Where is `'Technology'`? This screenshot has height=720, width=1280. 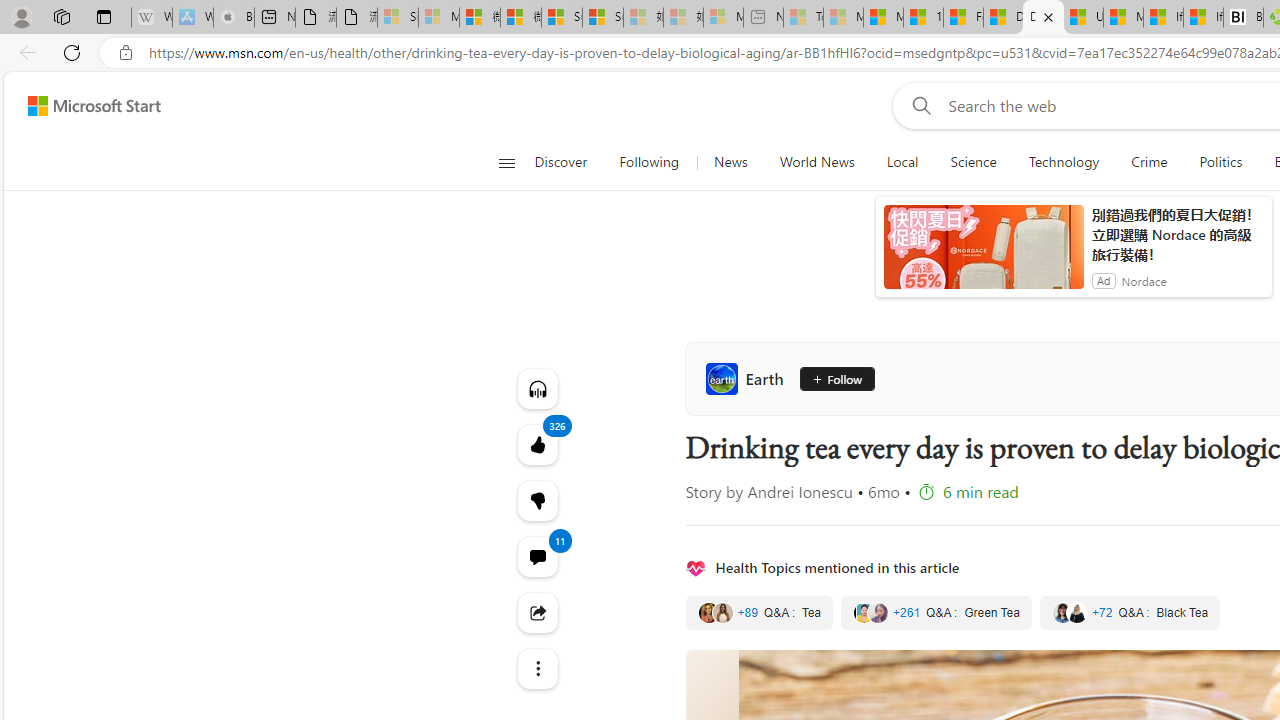
'Technology' is located at coordinates (1062, 162).